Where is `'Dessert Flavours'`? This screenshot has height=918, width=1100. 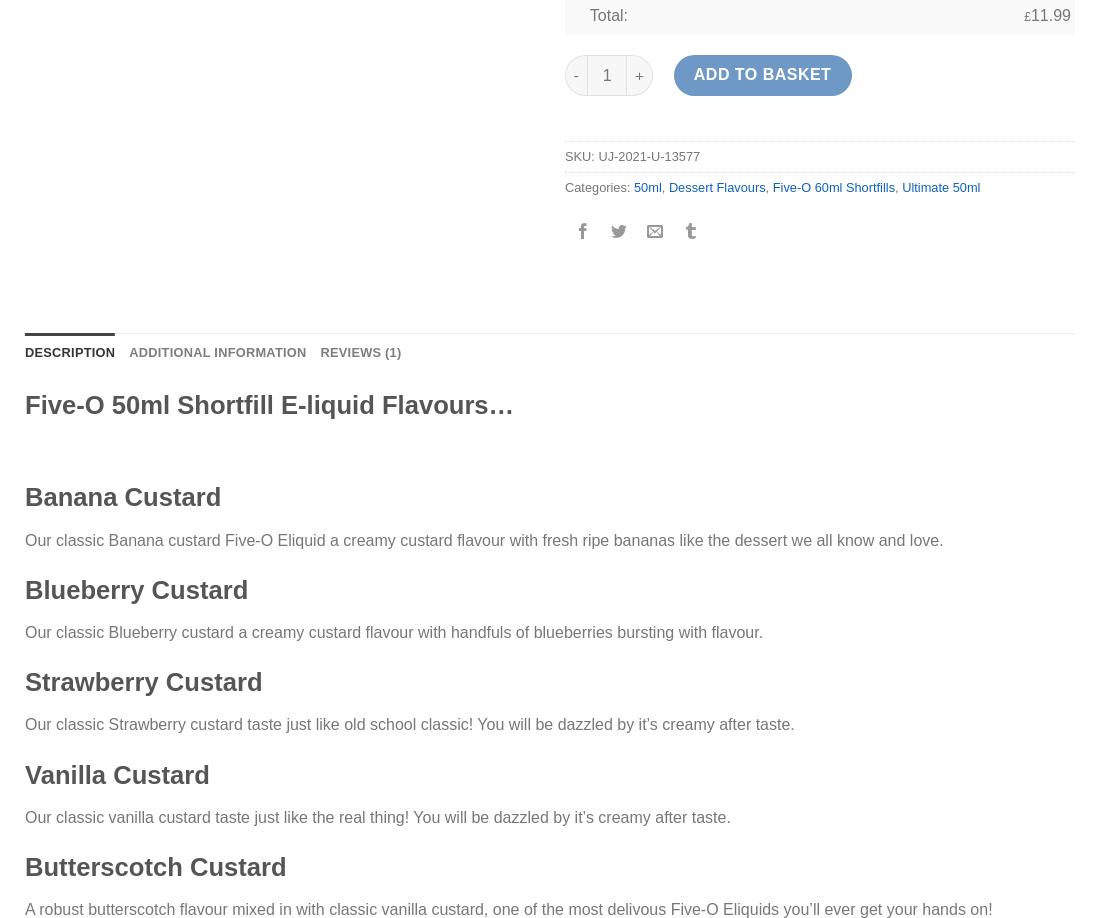 'Dessert Flavours' is located at coordinates (668, 187).